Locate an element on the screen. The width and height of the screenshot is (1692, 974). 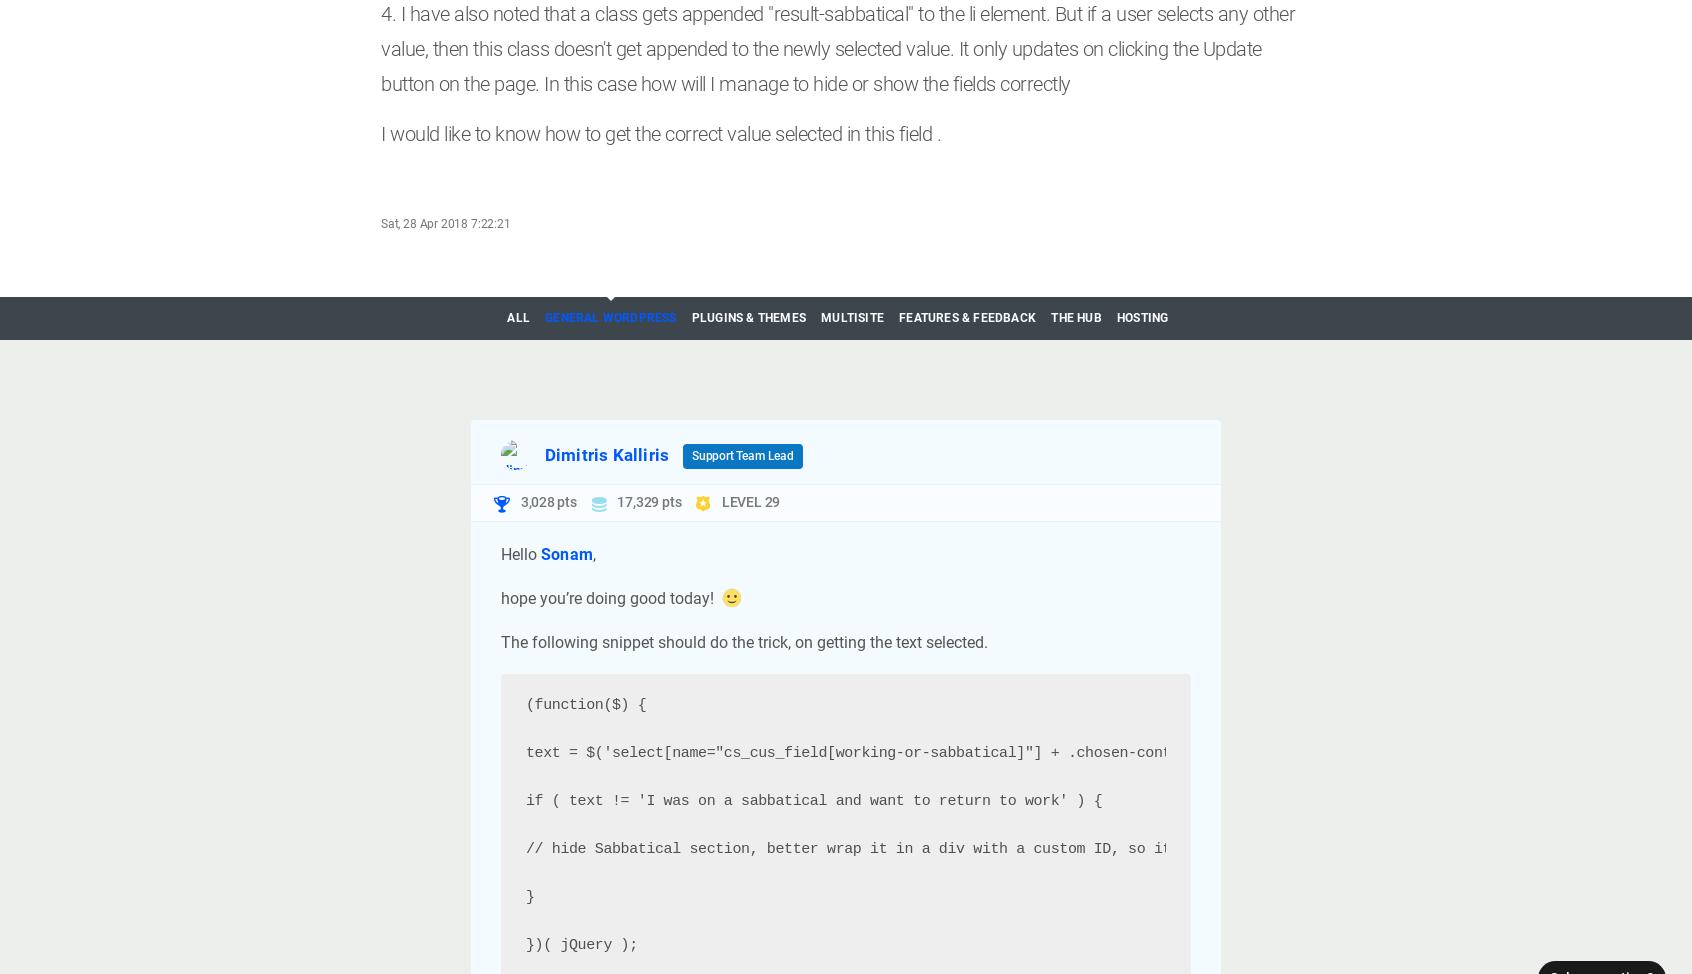
'})( jQuery );' is located at coordinates (580, 944).